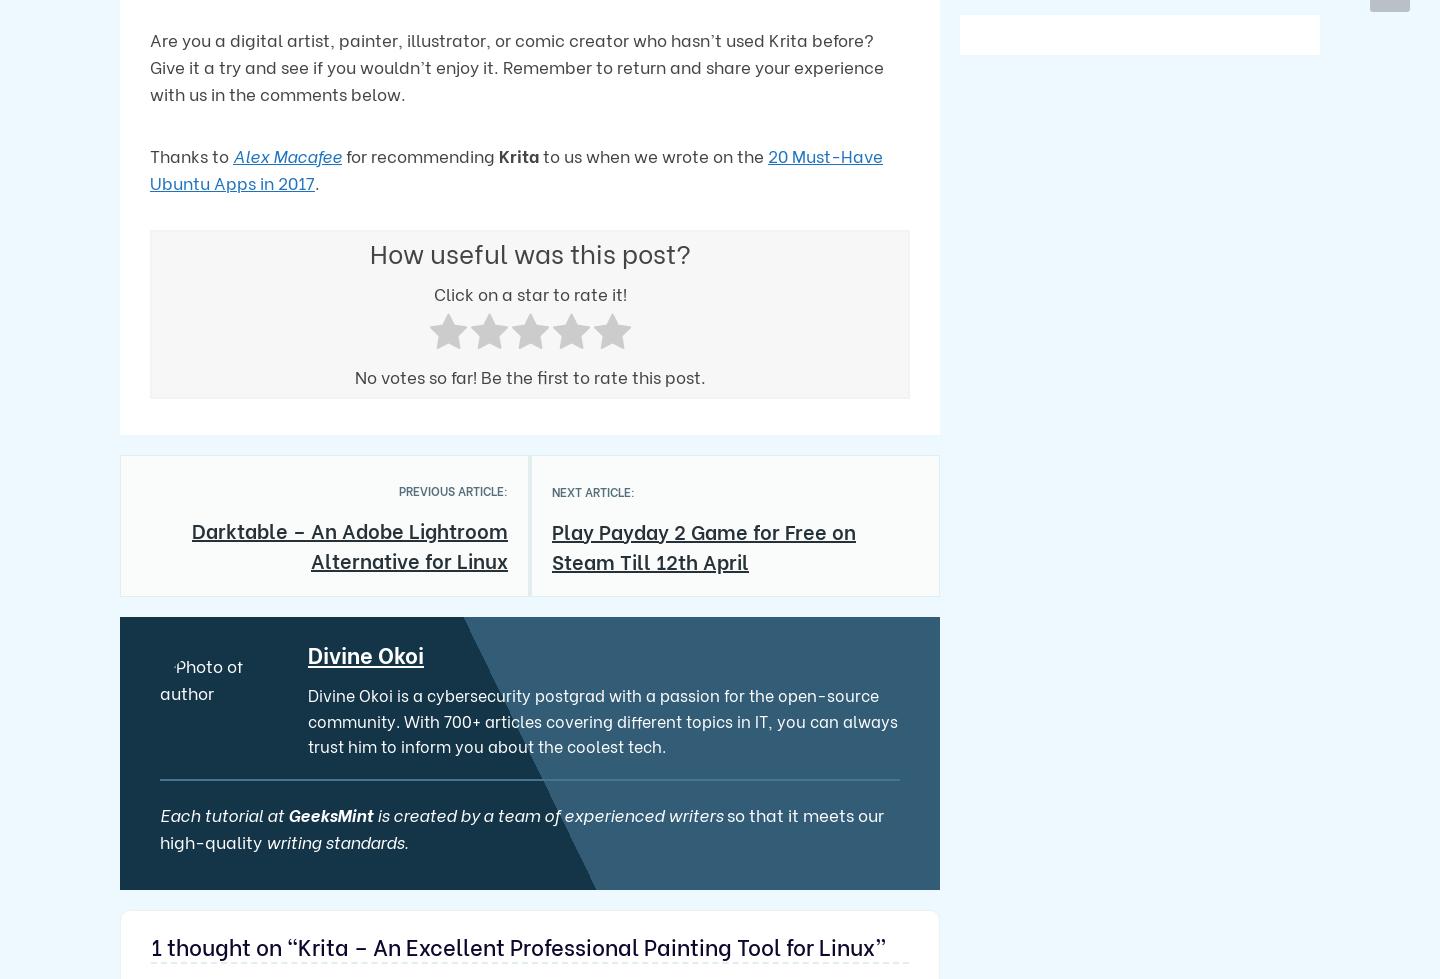  What do you see at coordinates (317, 181) in the screenshot?
I see `'.'` at bounding box center [317, 181].